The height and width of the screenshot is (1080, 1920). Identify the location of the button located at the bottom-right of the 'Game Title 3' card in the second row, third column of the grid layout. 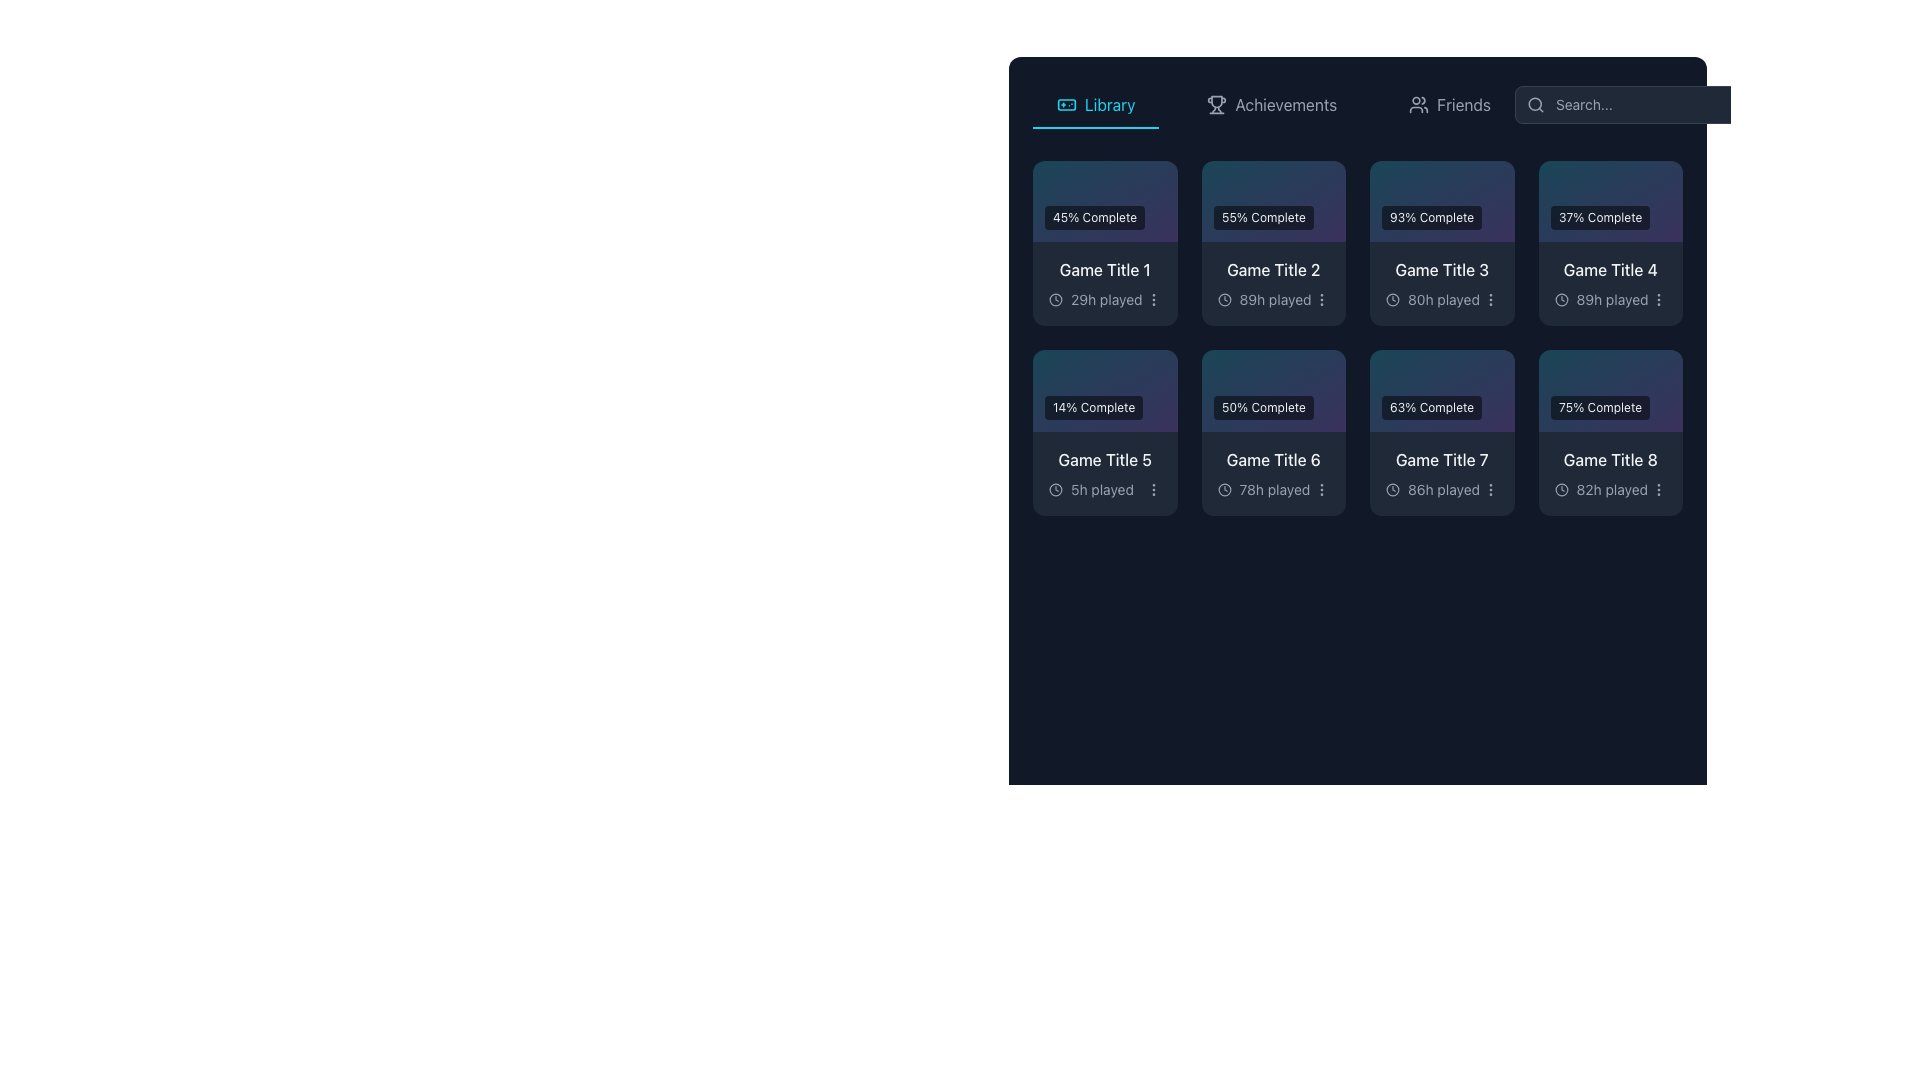
(1490, 300).